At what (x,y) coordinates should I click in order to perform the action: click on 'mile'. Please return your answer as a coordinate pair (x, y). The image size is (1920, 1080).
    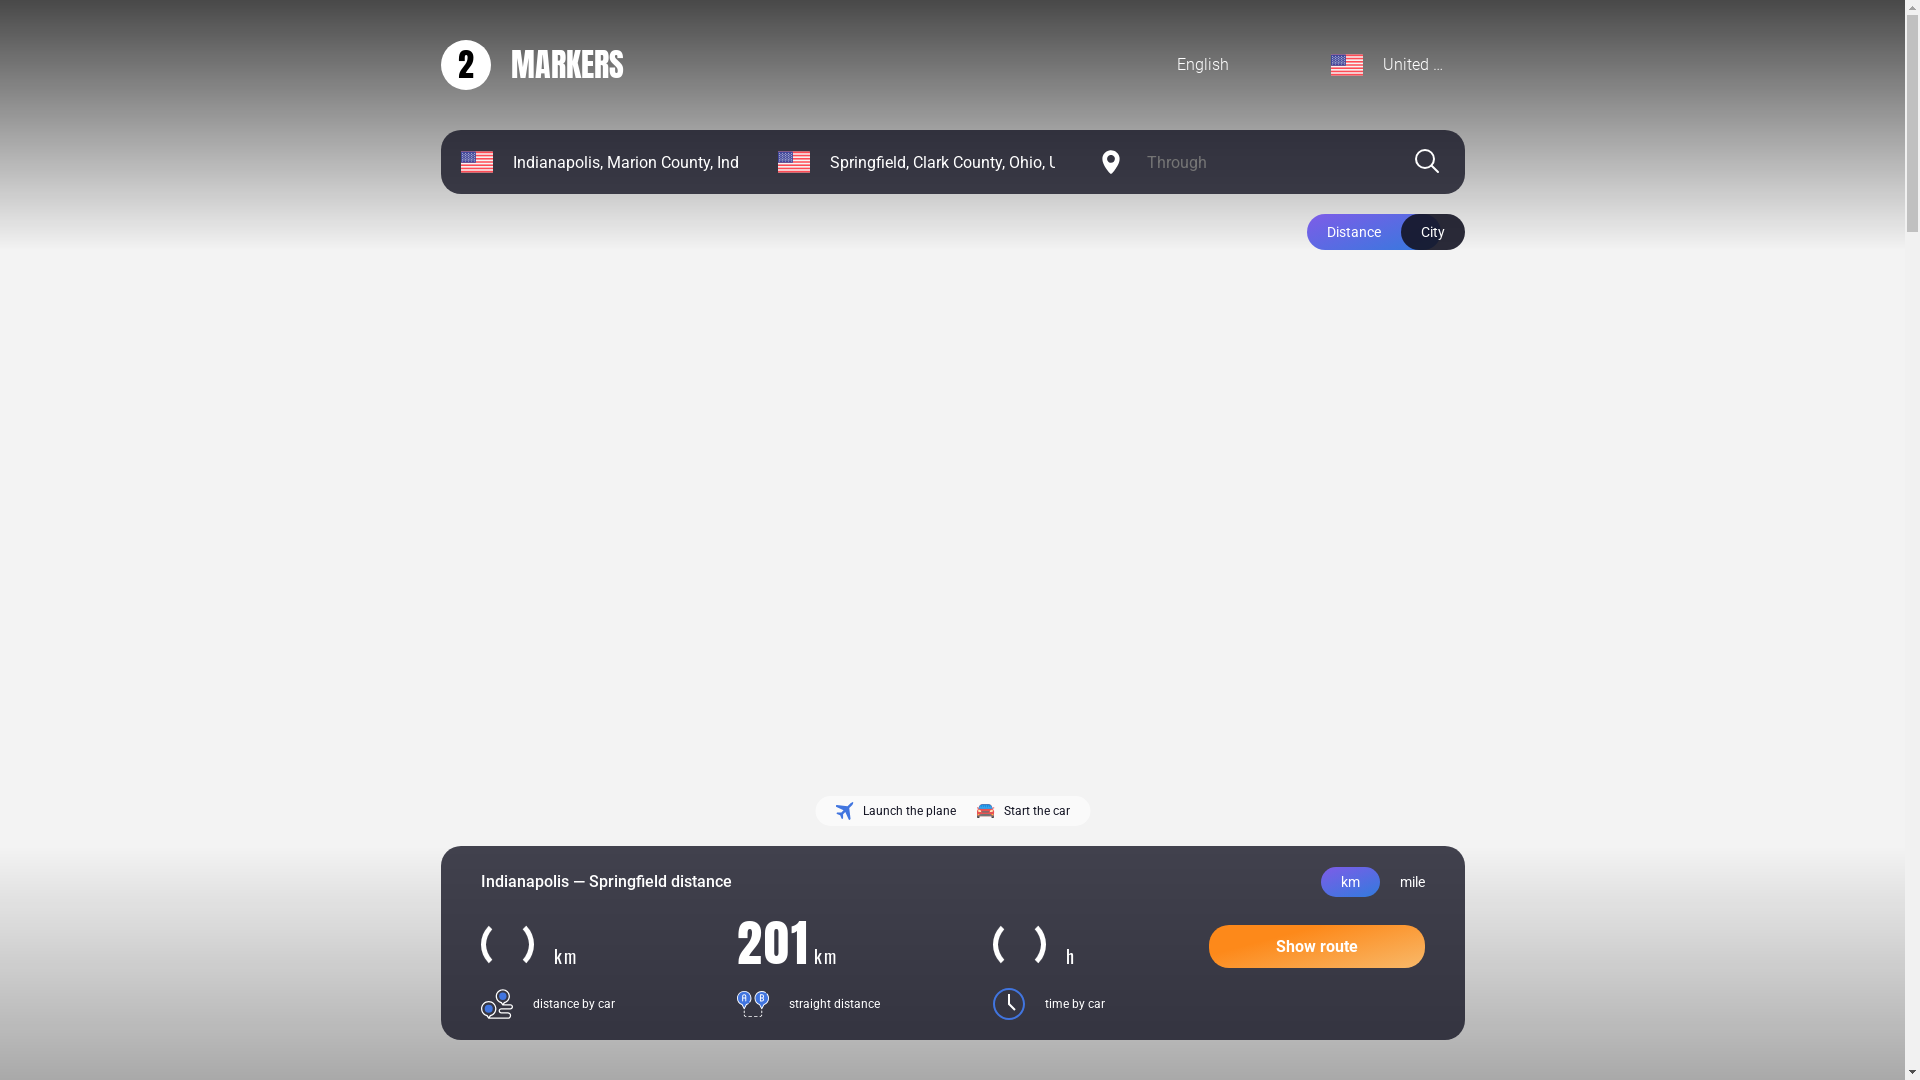
    Looking at the image, I should click on (1411, 881).